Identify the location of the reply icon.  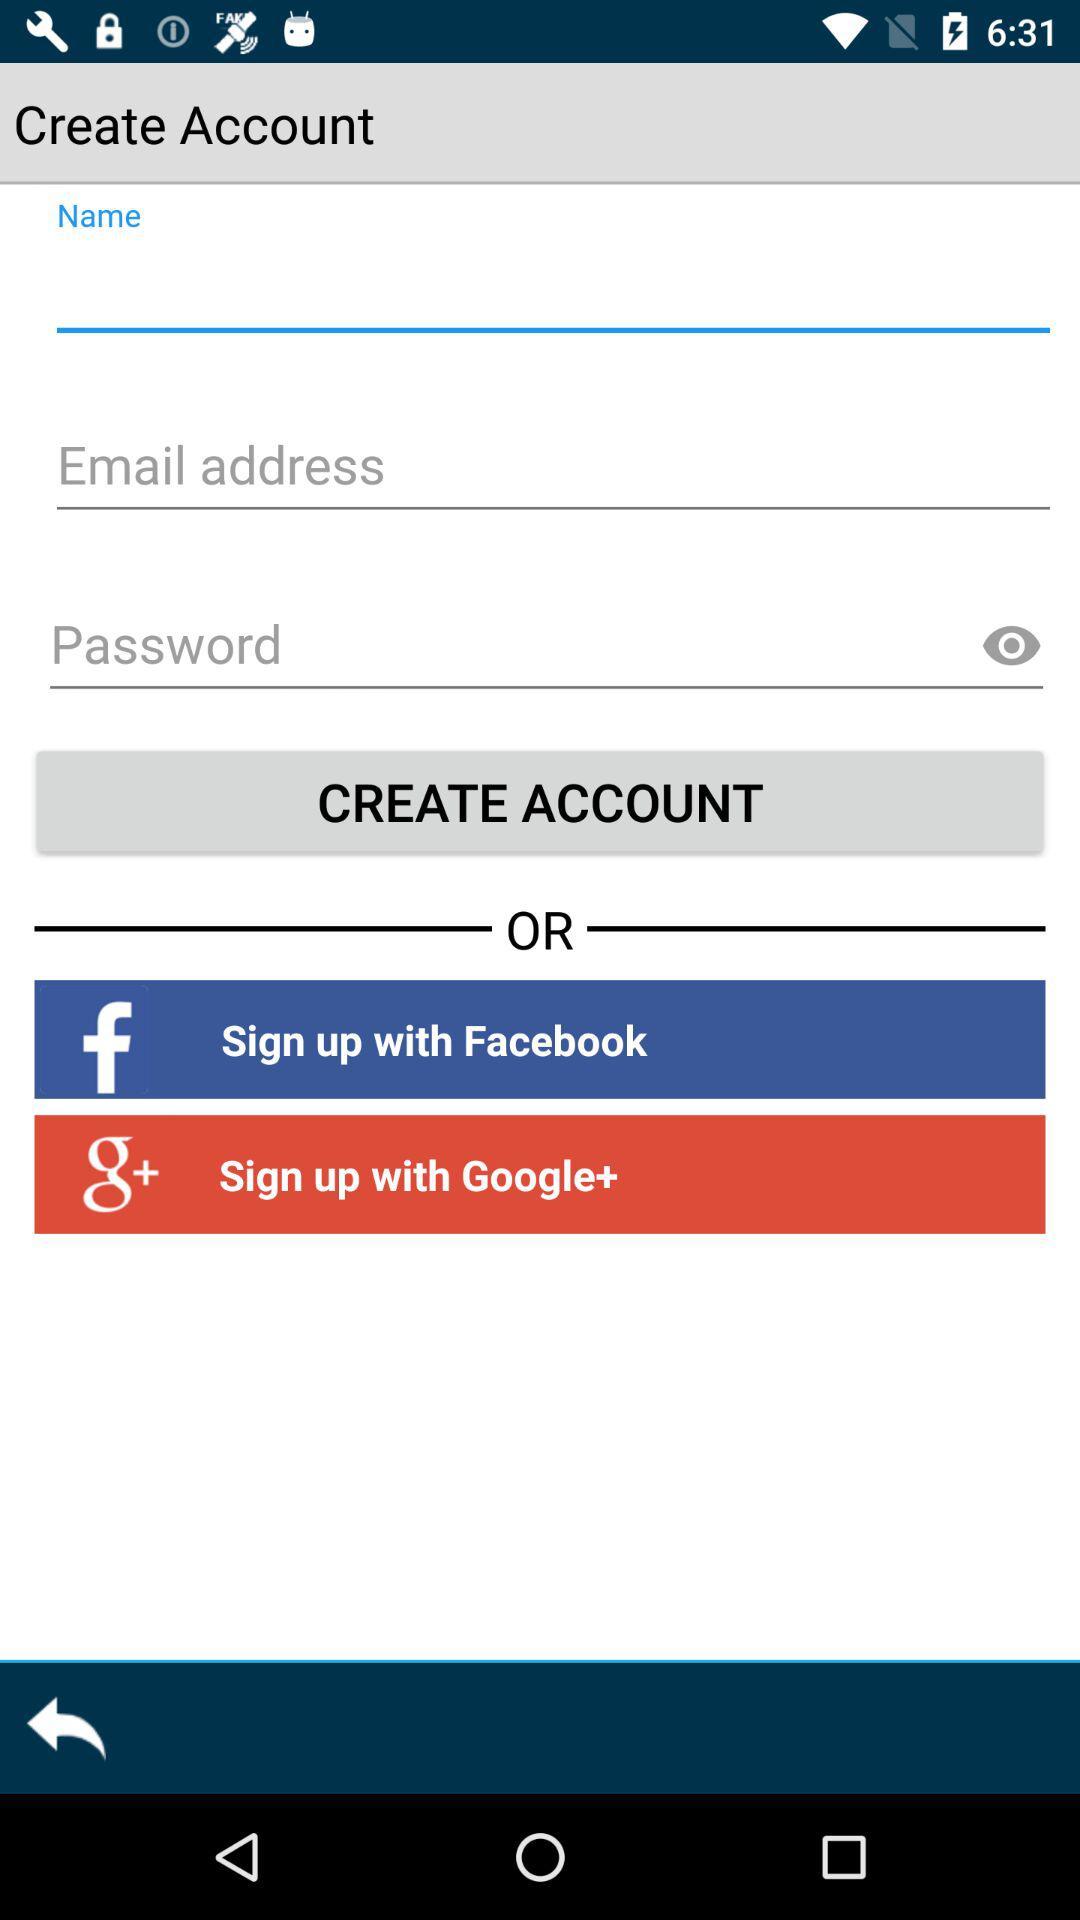
(64, 1727).